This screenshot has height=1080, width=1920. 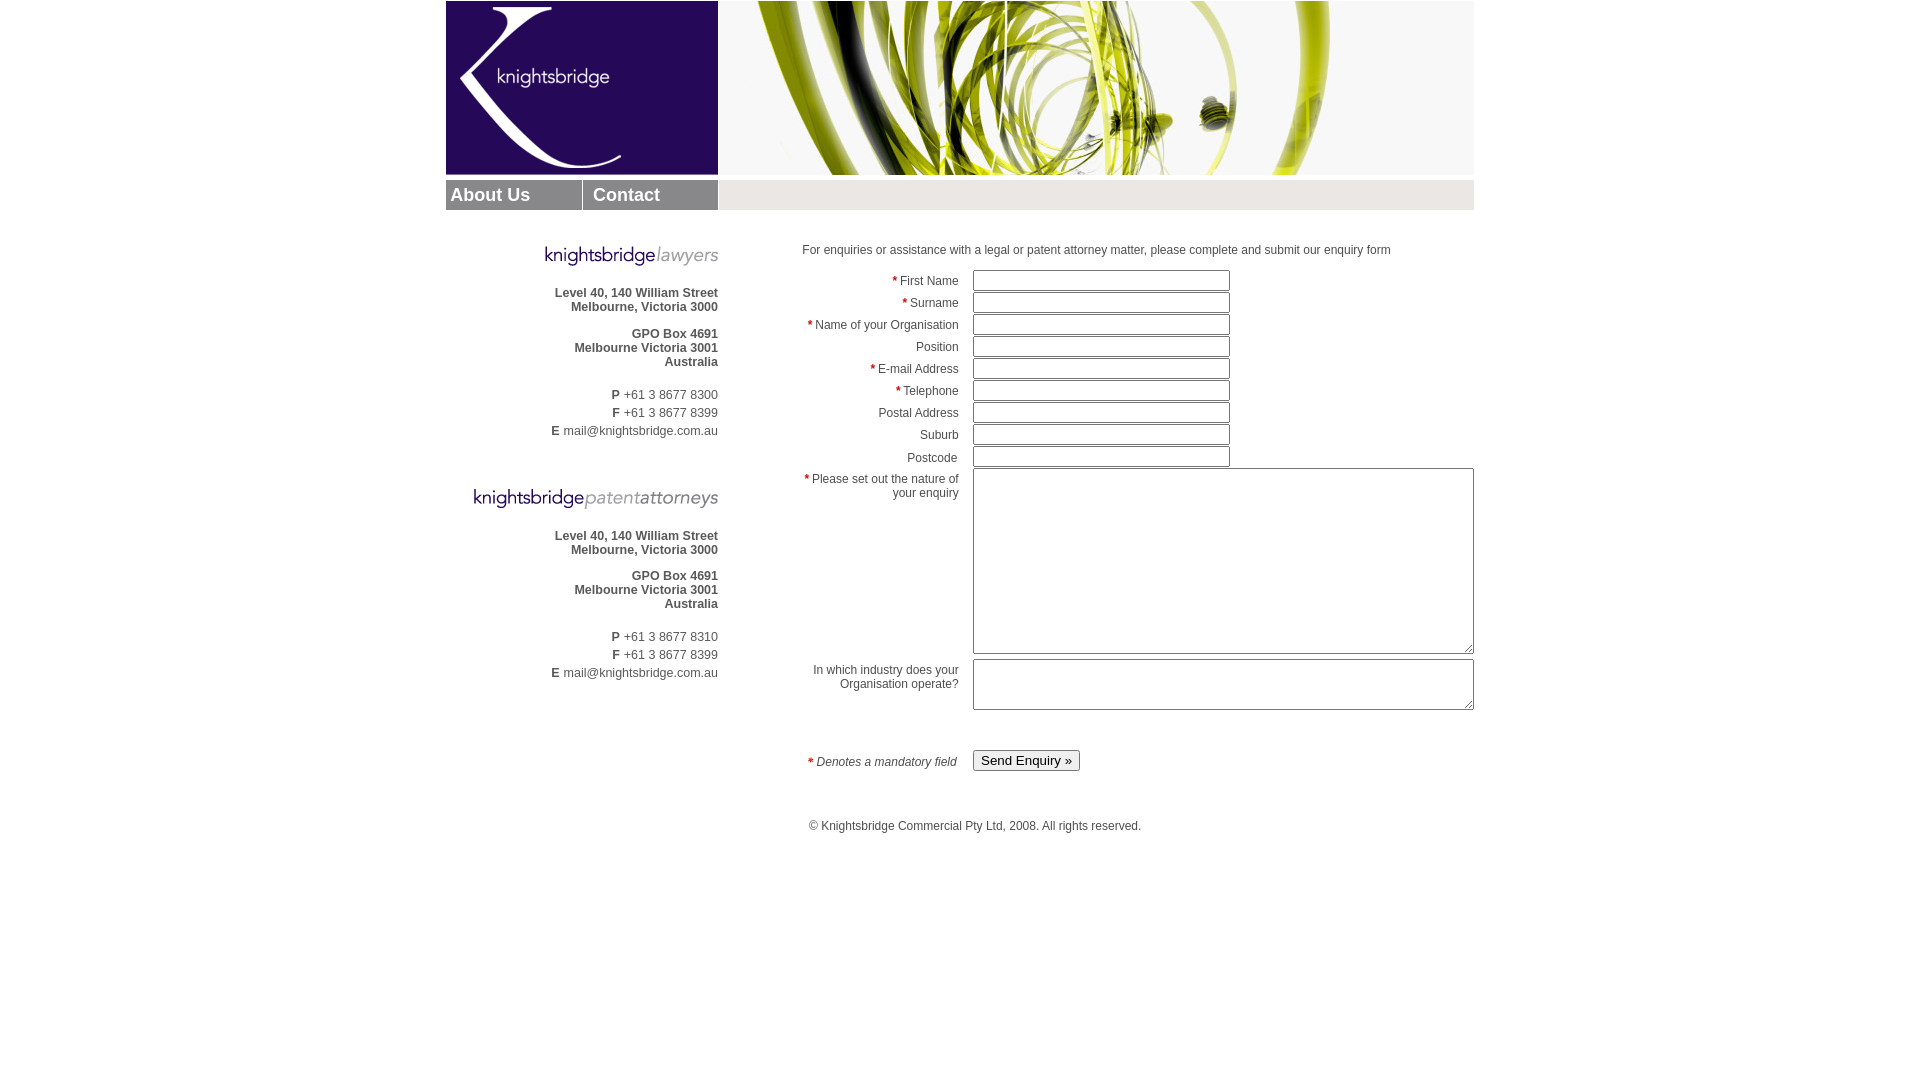 I want to click on 'Organisation Industry', so click(x=1222, y=683).